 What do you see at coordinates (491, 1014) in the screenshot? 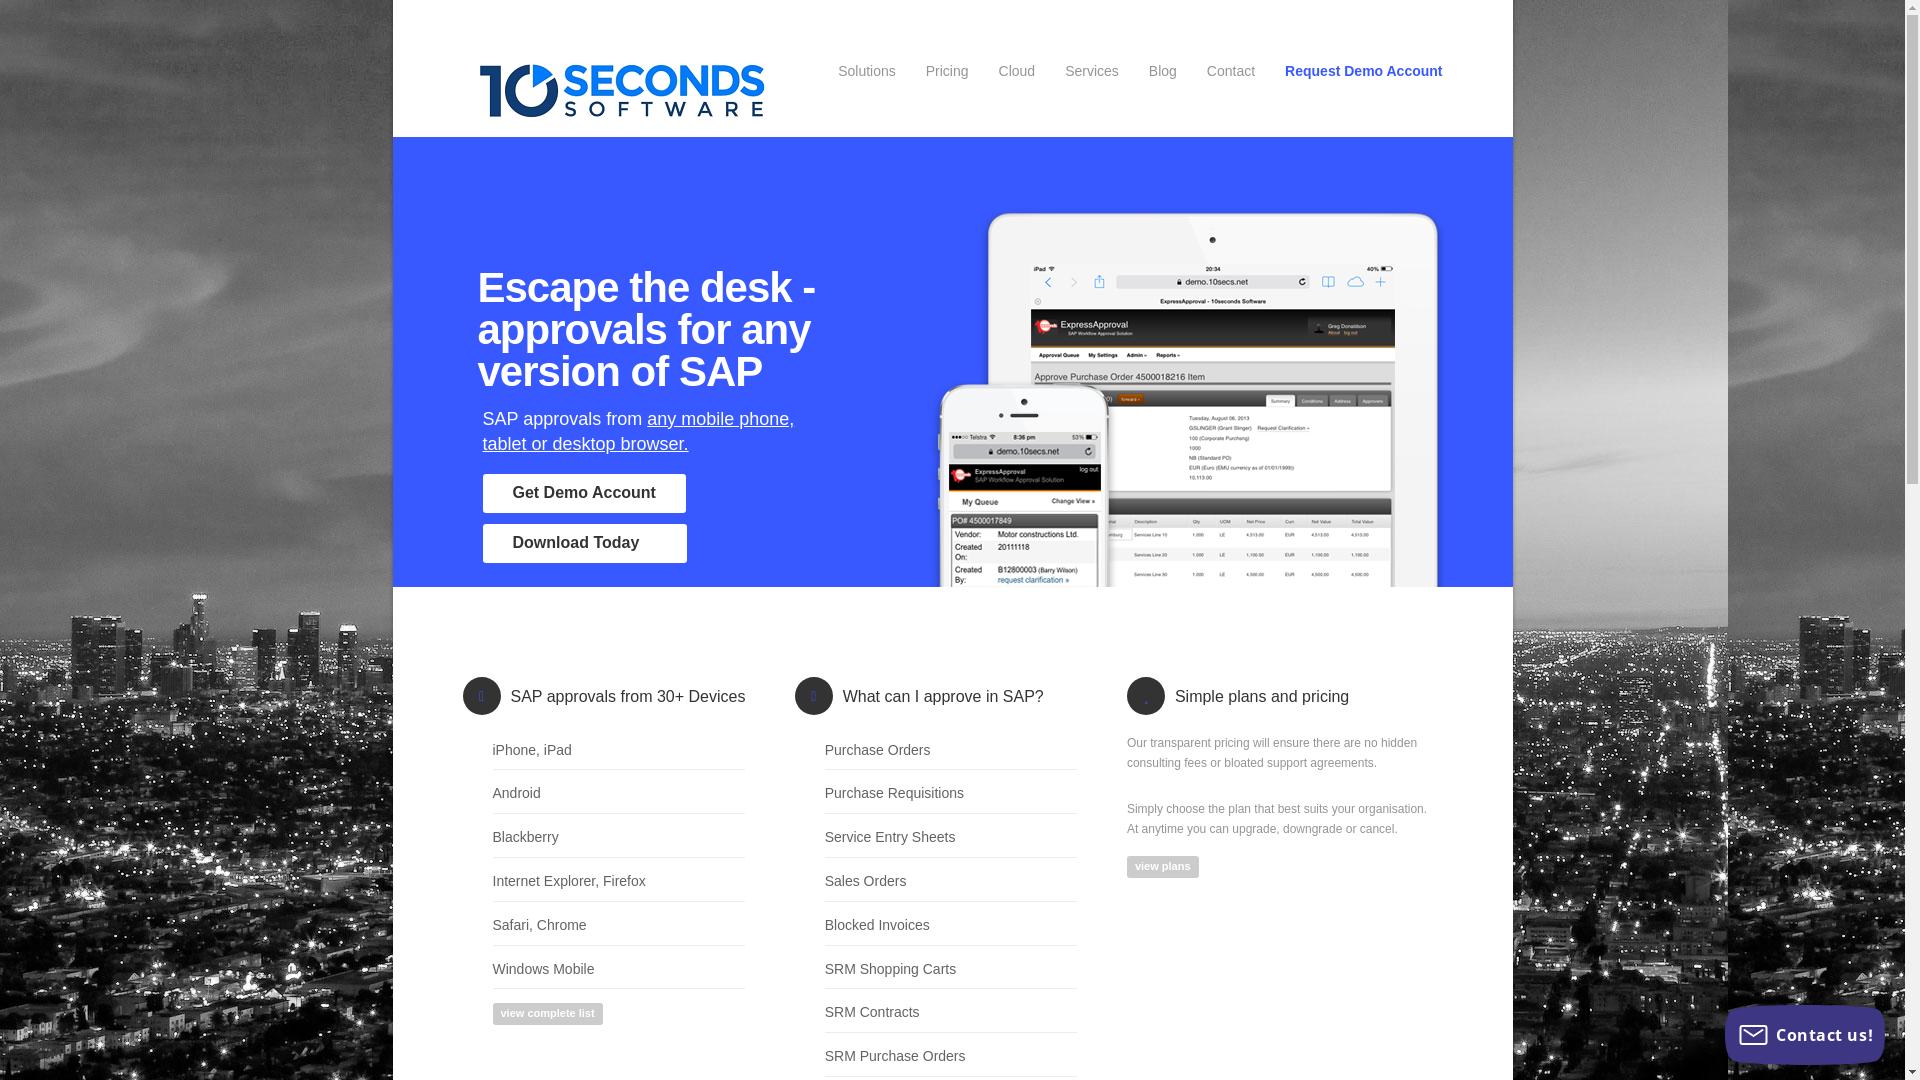
I see `'view complete list'` at bounding box center [491, 1014].